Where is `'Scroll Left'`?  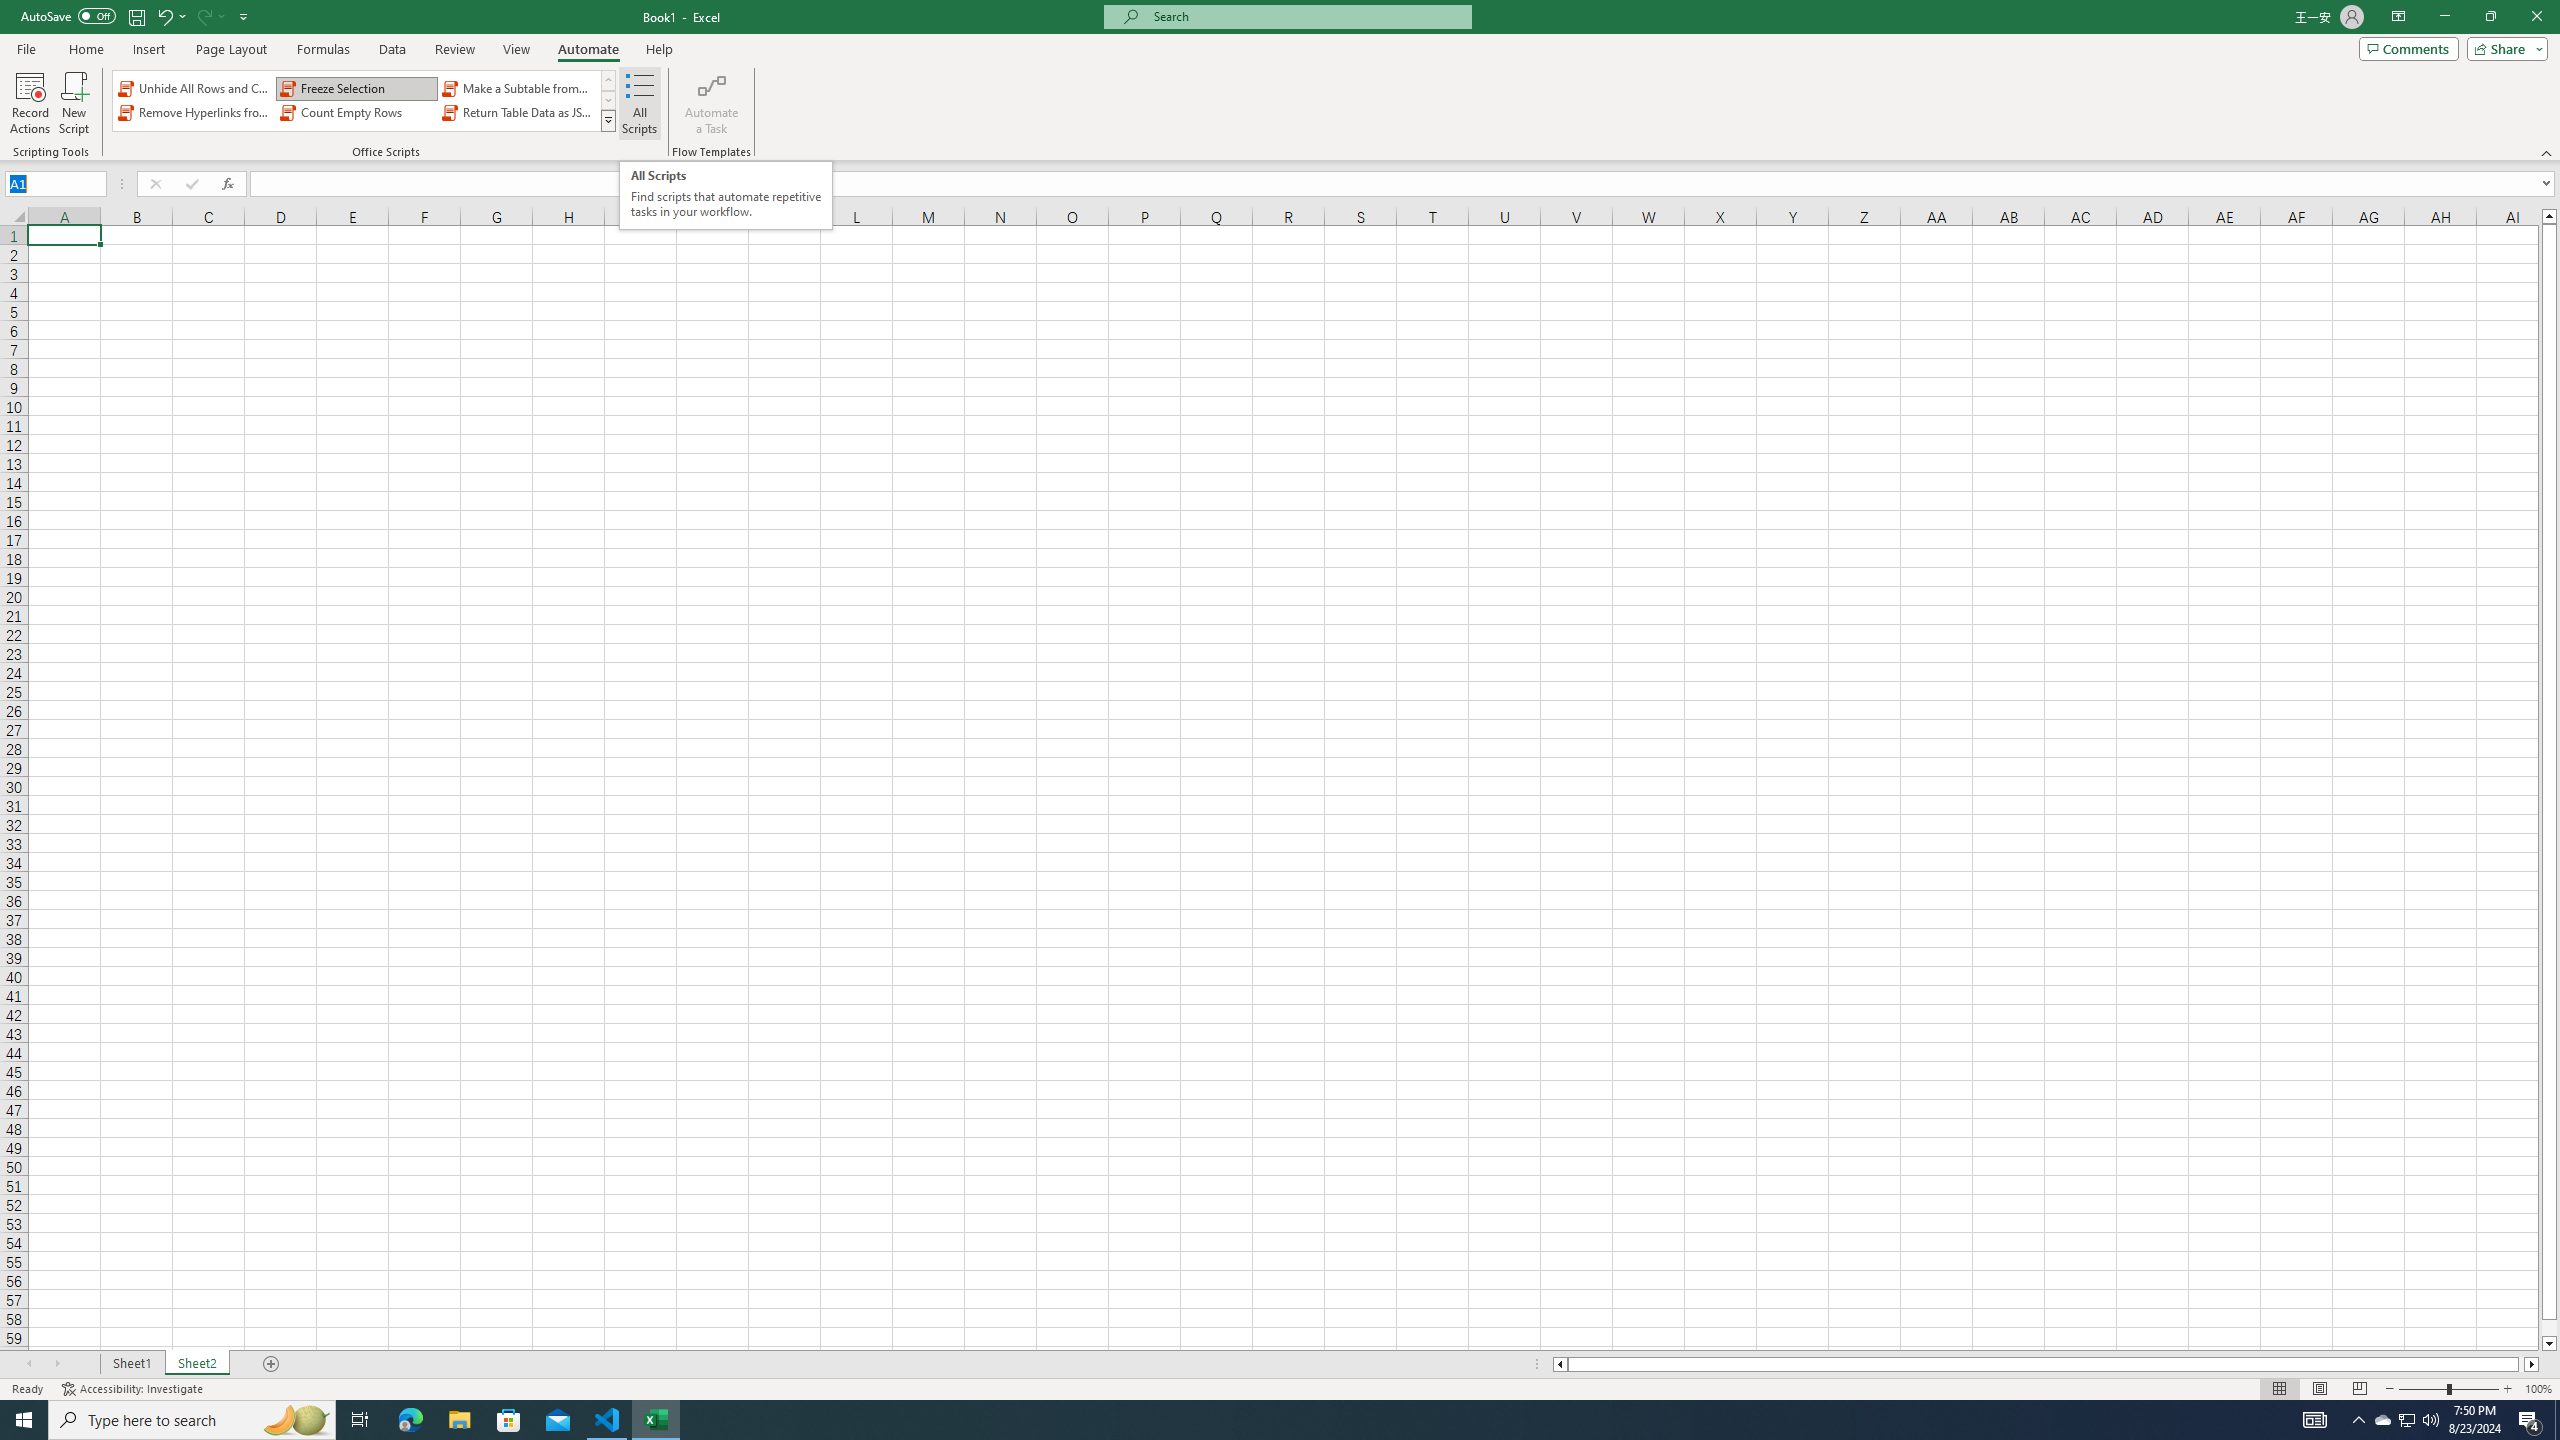
'Scroll Left' is located at coordinates (28, 1363).